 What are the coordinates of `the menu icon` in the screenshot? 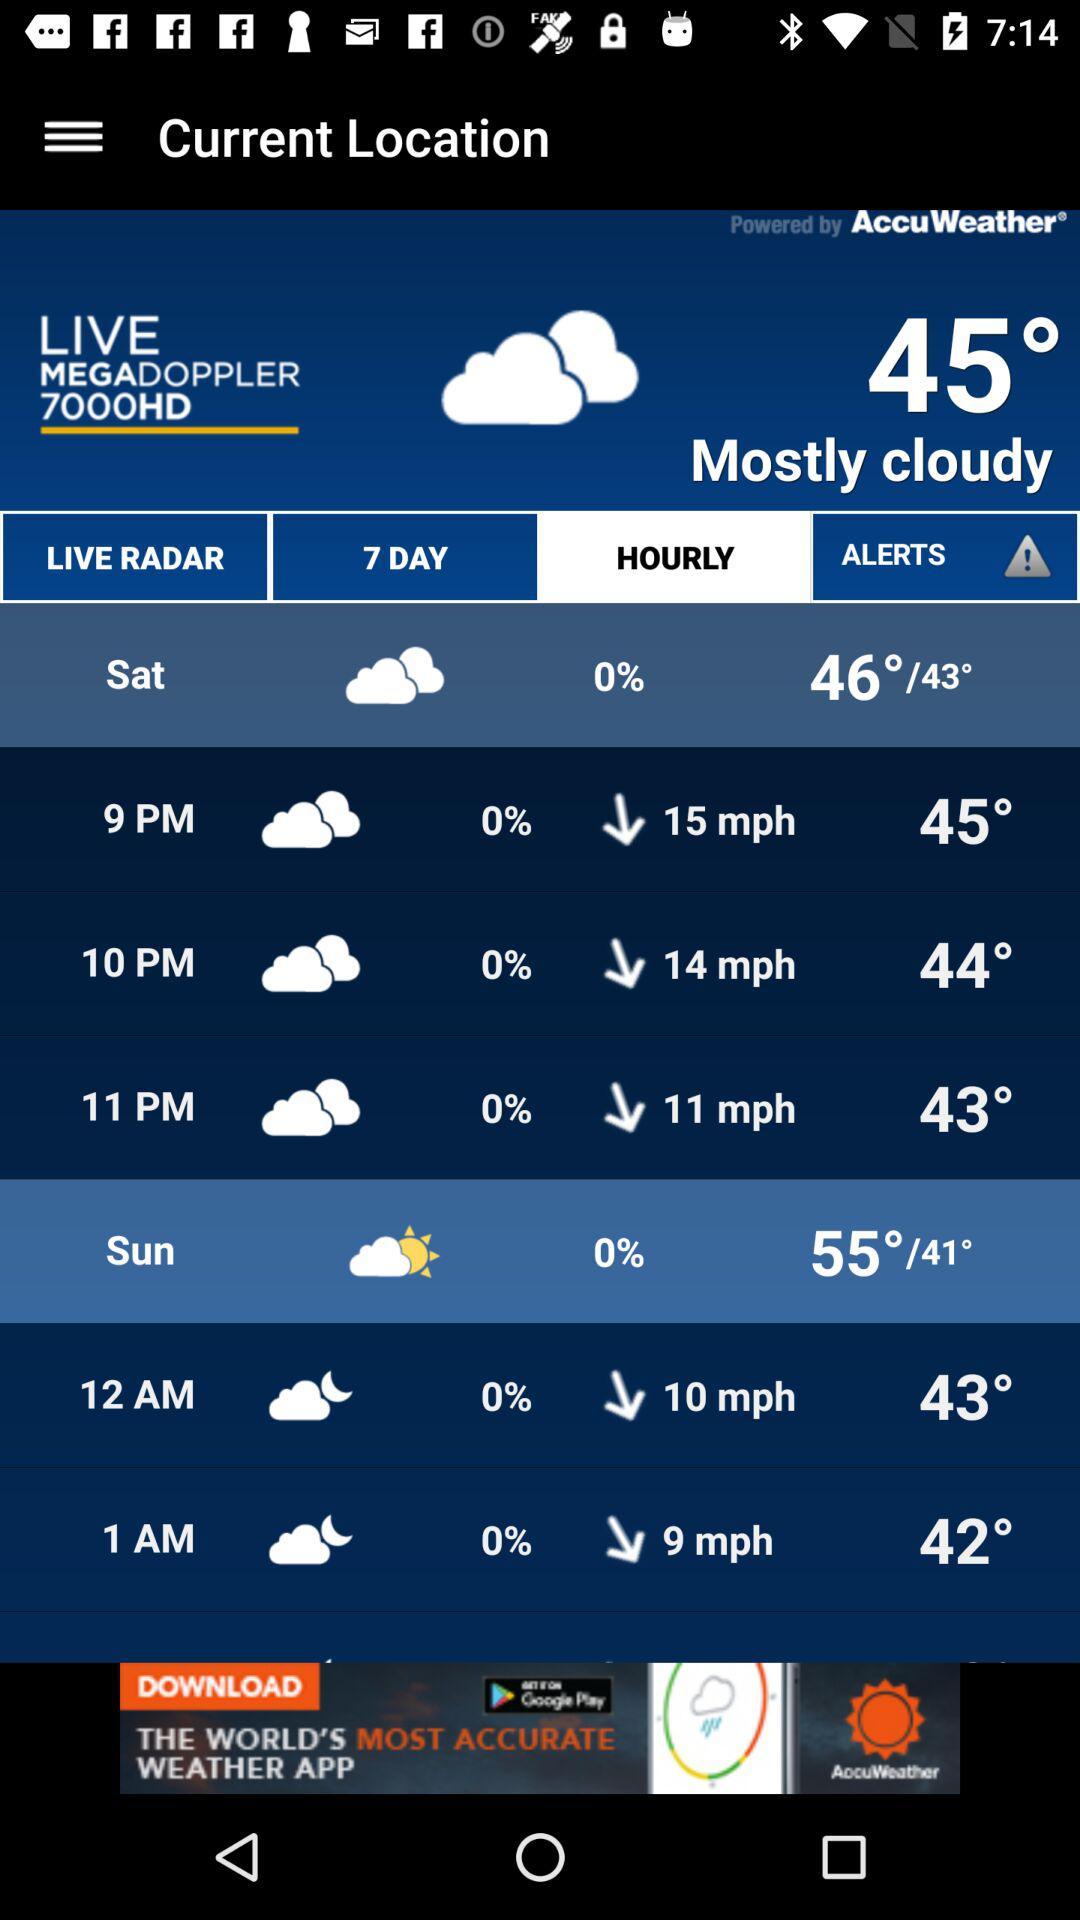 It's located at (72, 135).